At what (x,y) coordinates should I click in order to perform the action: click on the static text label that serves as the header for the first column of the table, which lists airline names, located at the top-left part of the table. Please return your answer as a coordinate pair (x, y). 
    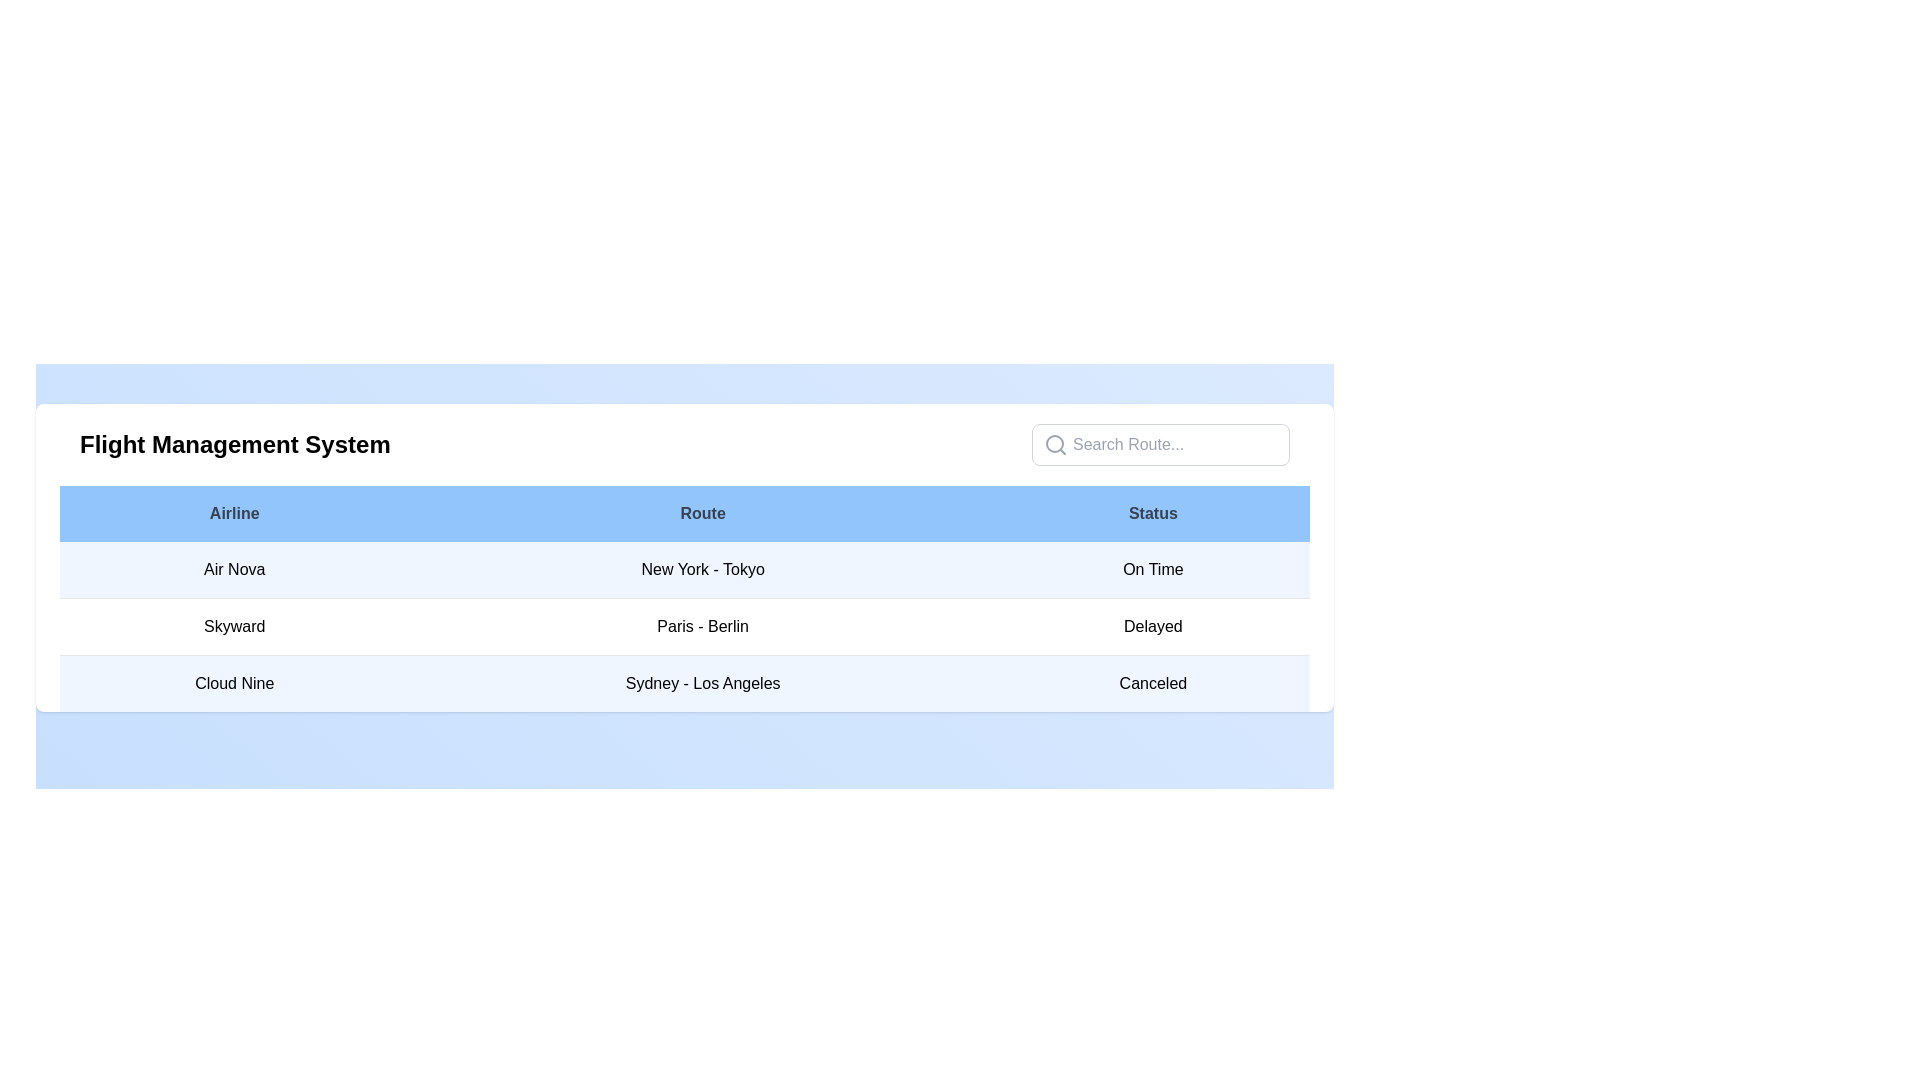
    Looking at the image, I should click on (234, 512).